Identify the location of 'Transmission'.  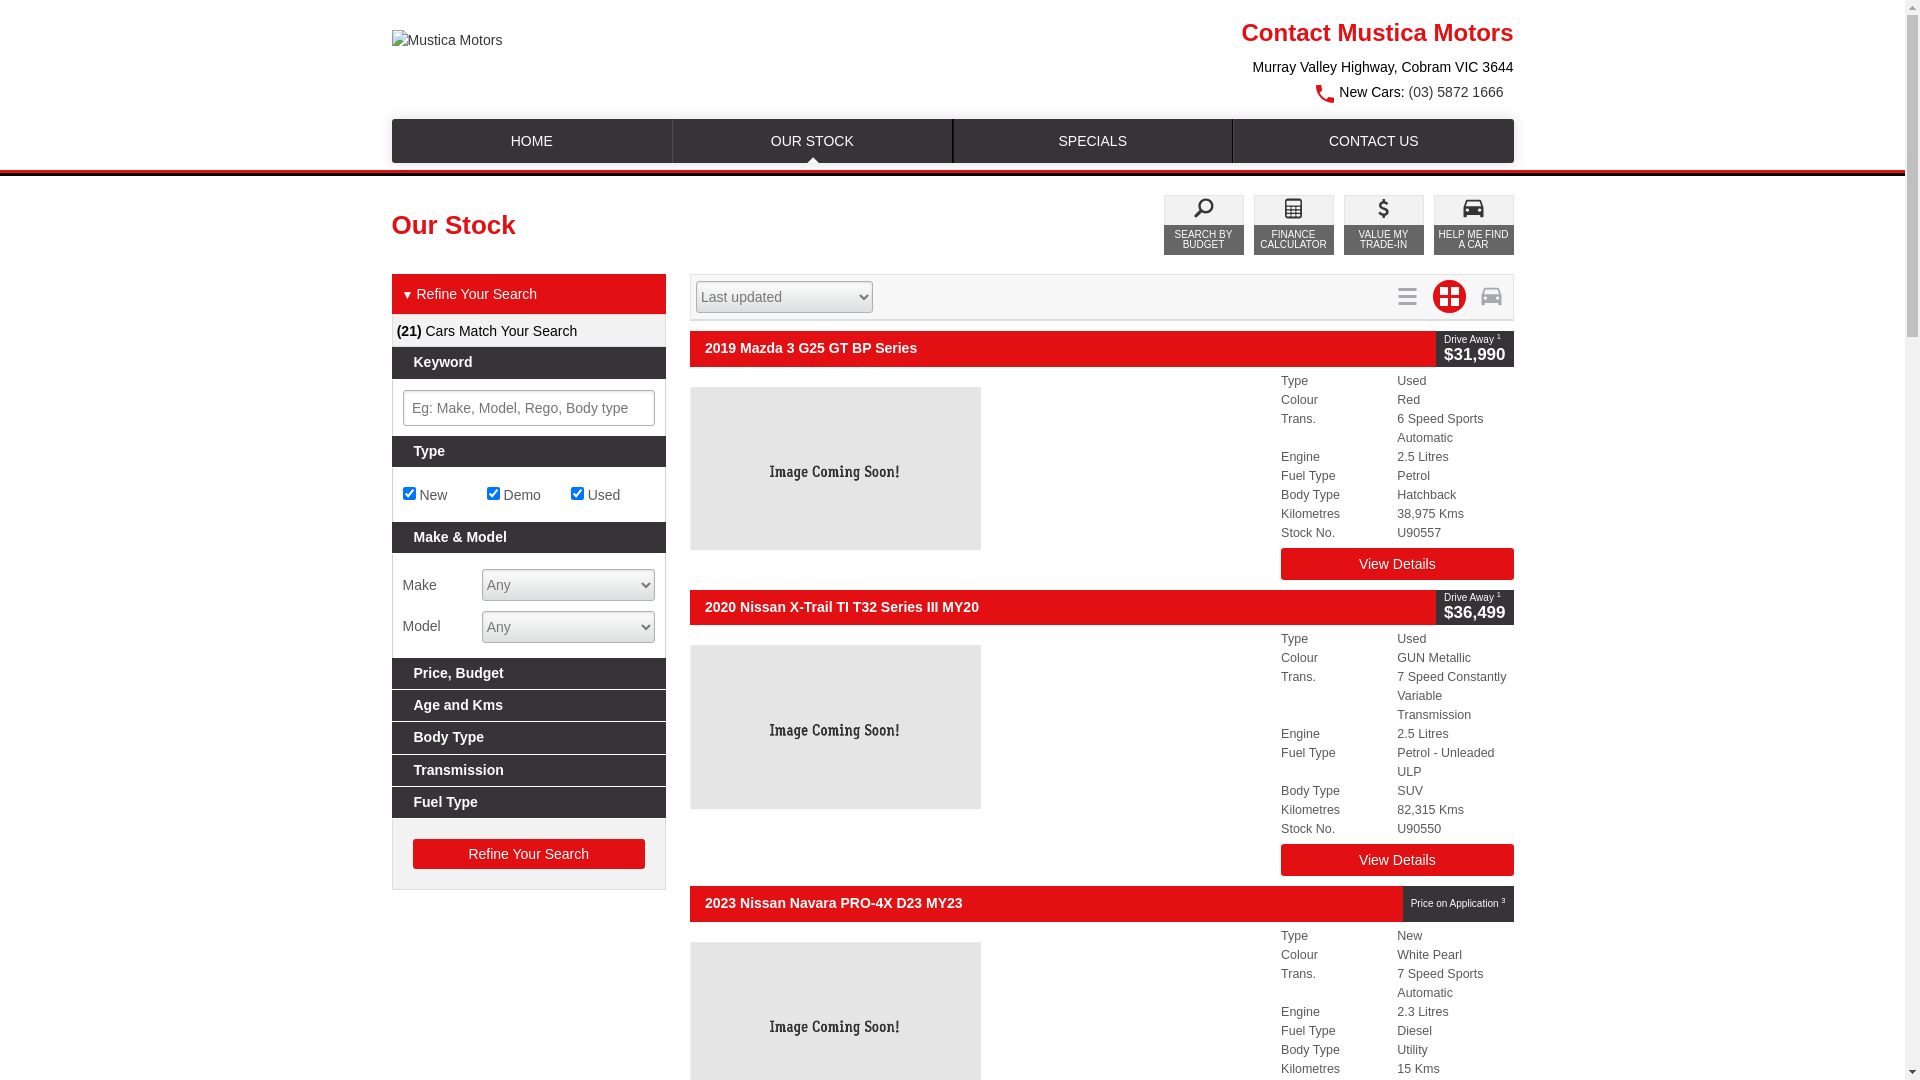
(529, 769).